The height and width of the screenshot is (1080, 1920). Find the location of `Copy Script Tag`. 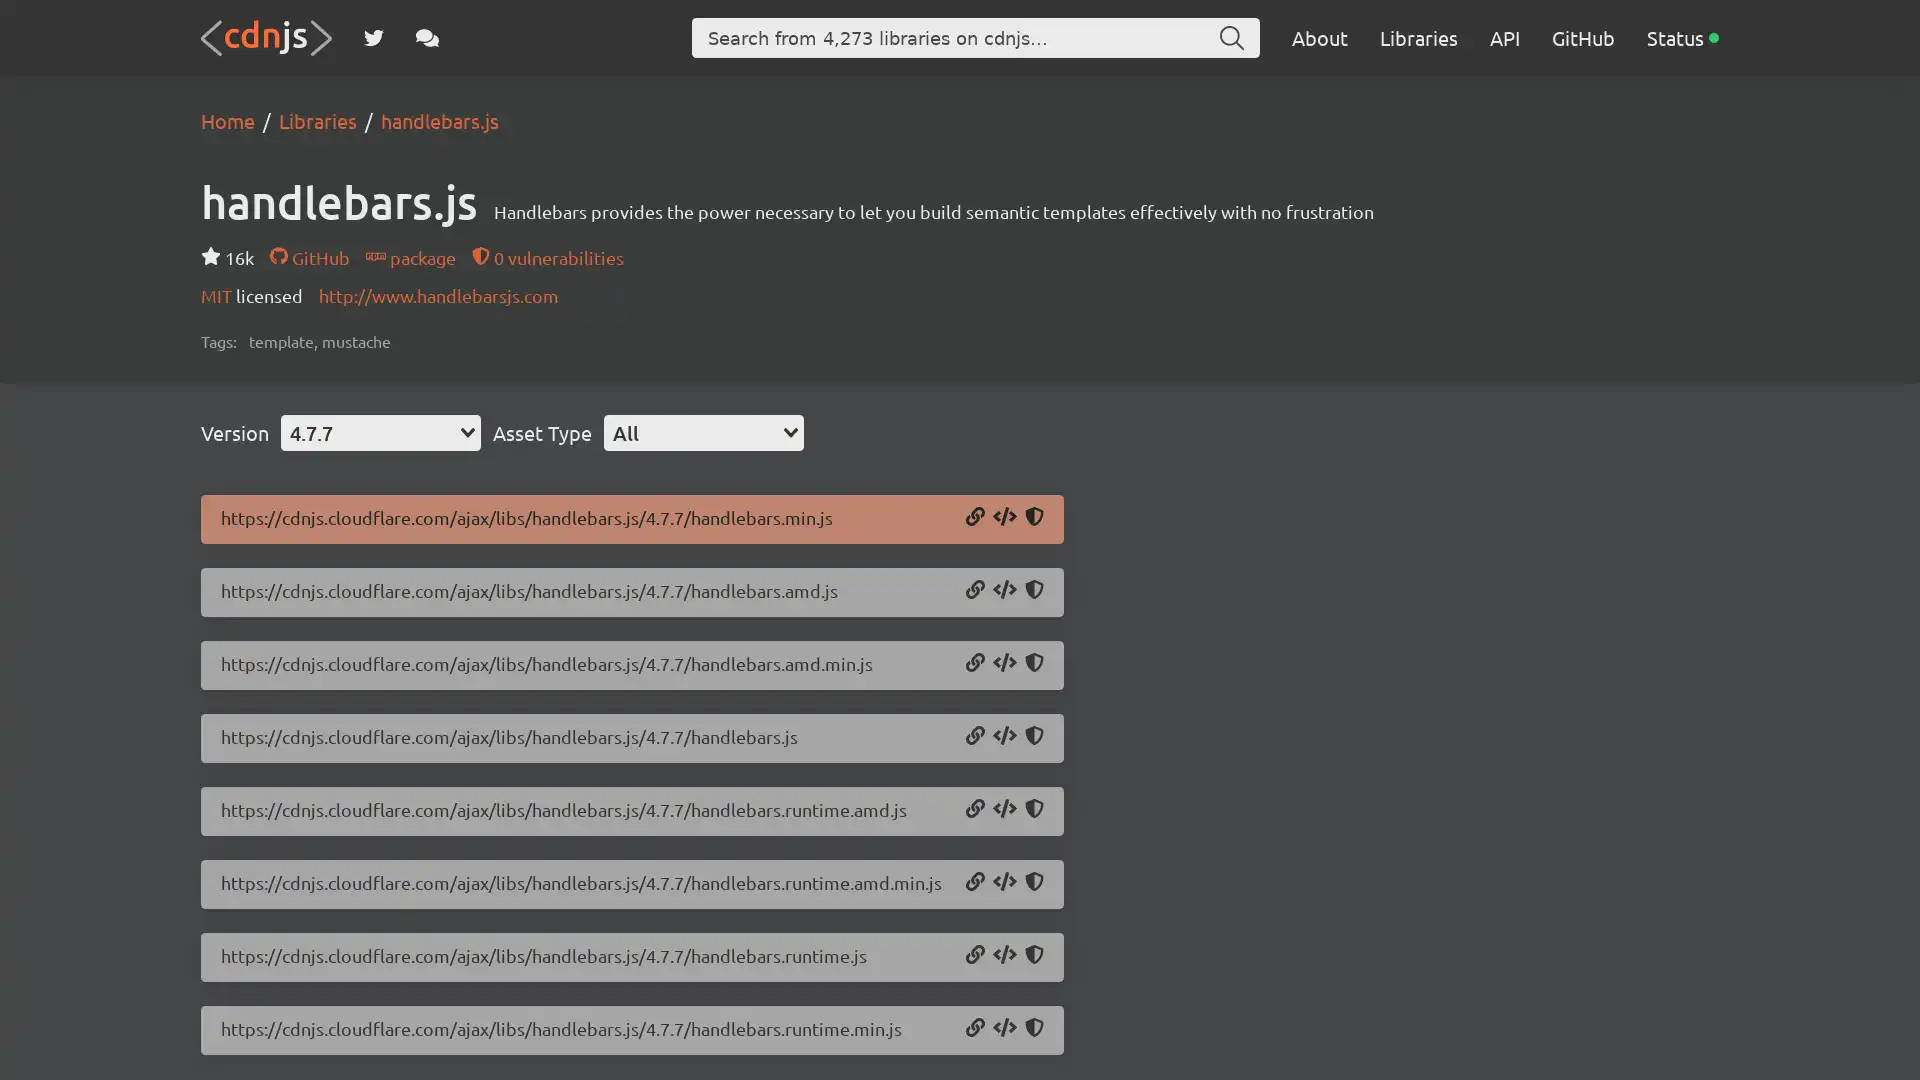

Copy Script Tag is located at coordinates (1004, 810).